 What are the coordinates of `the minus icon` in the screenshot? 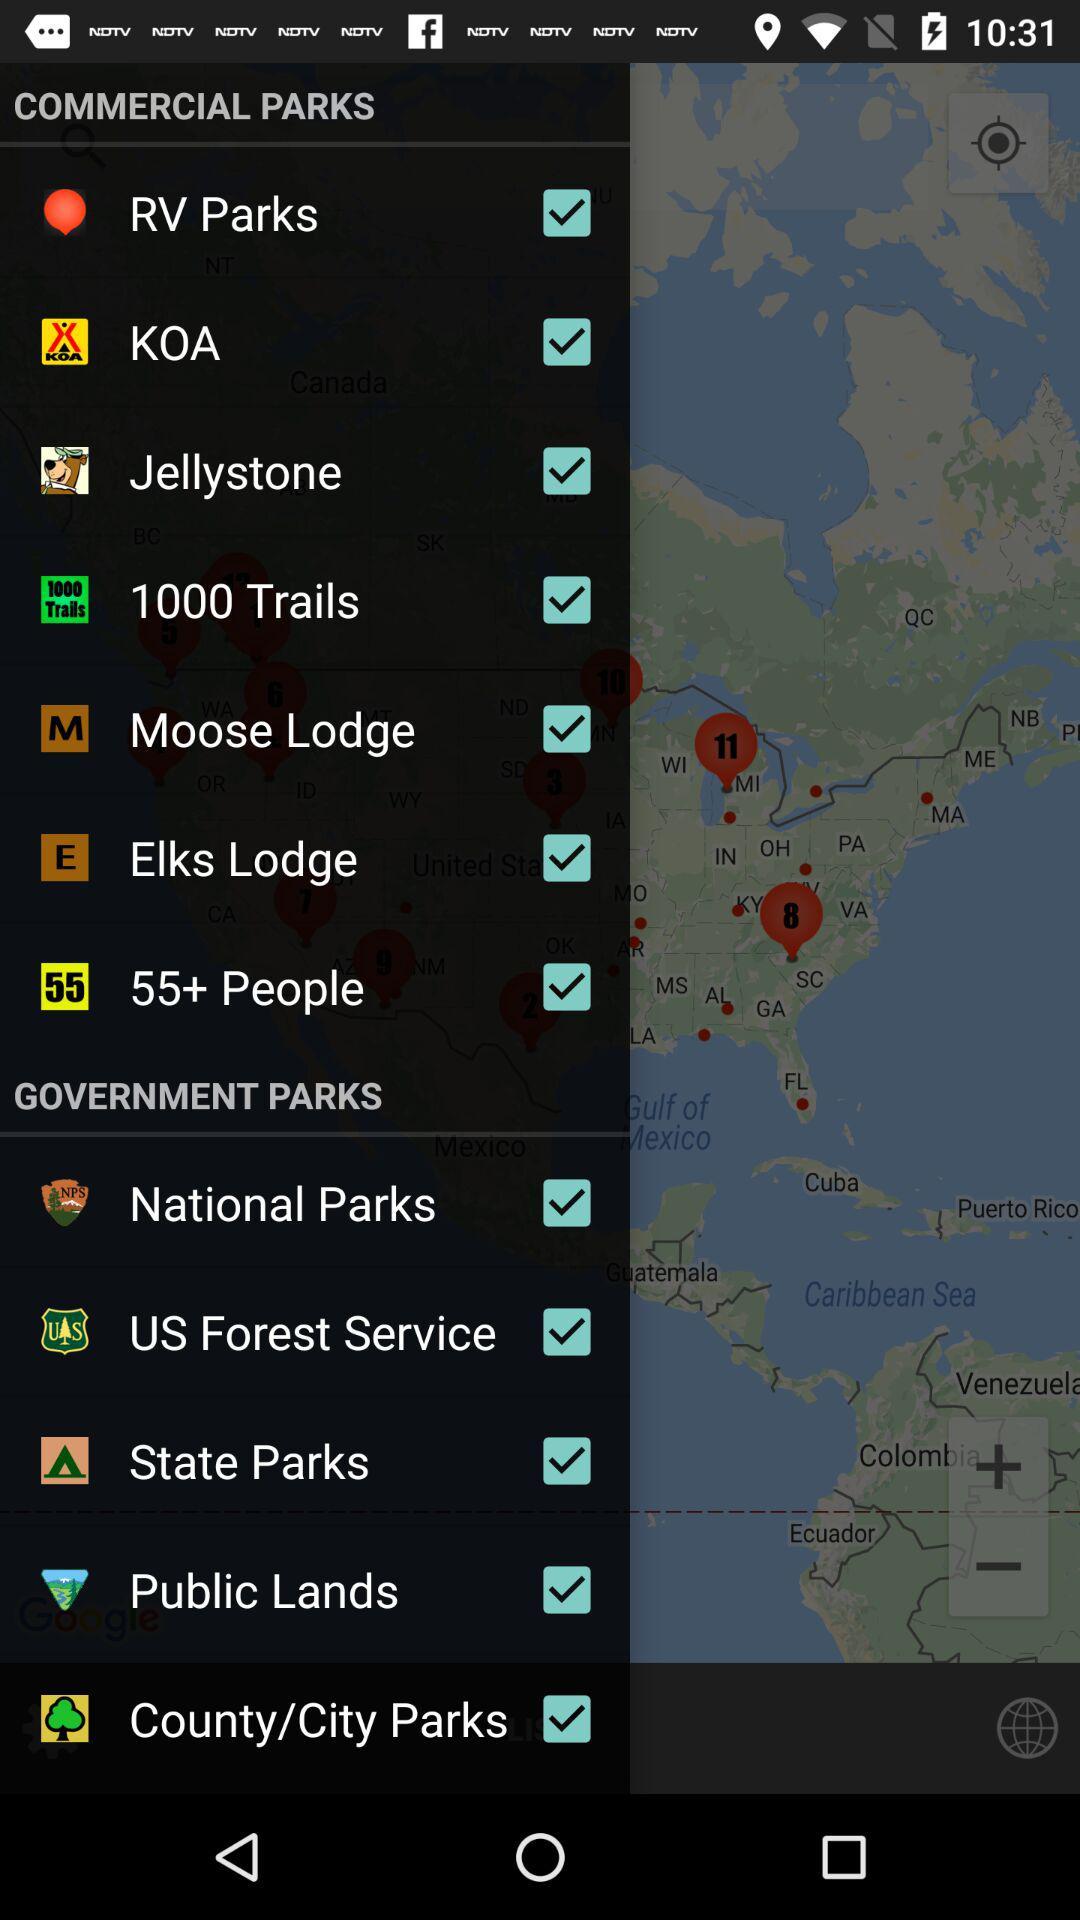 It's located at (998, 1568).